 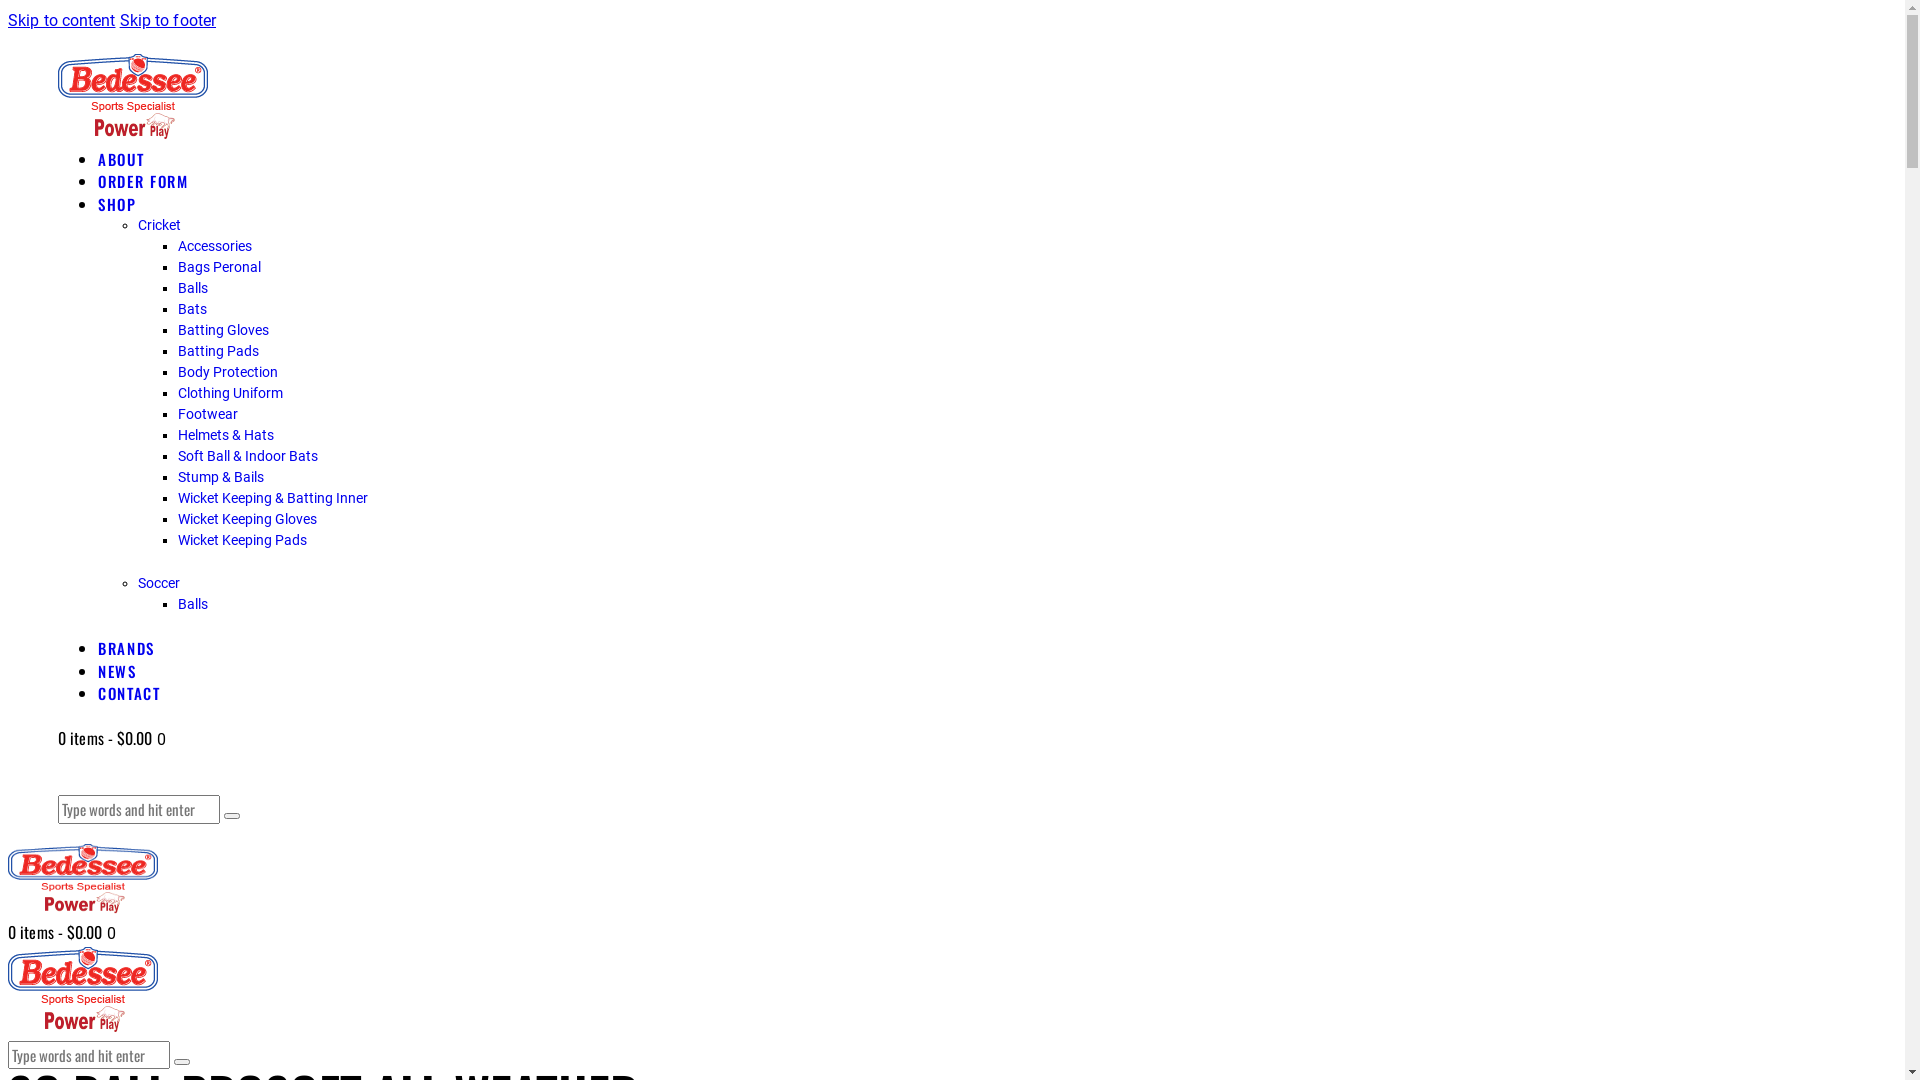 I want to click on 'Soccer', so click(x=157, y=582).